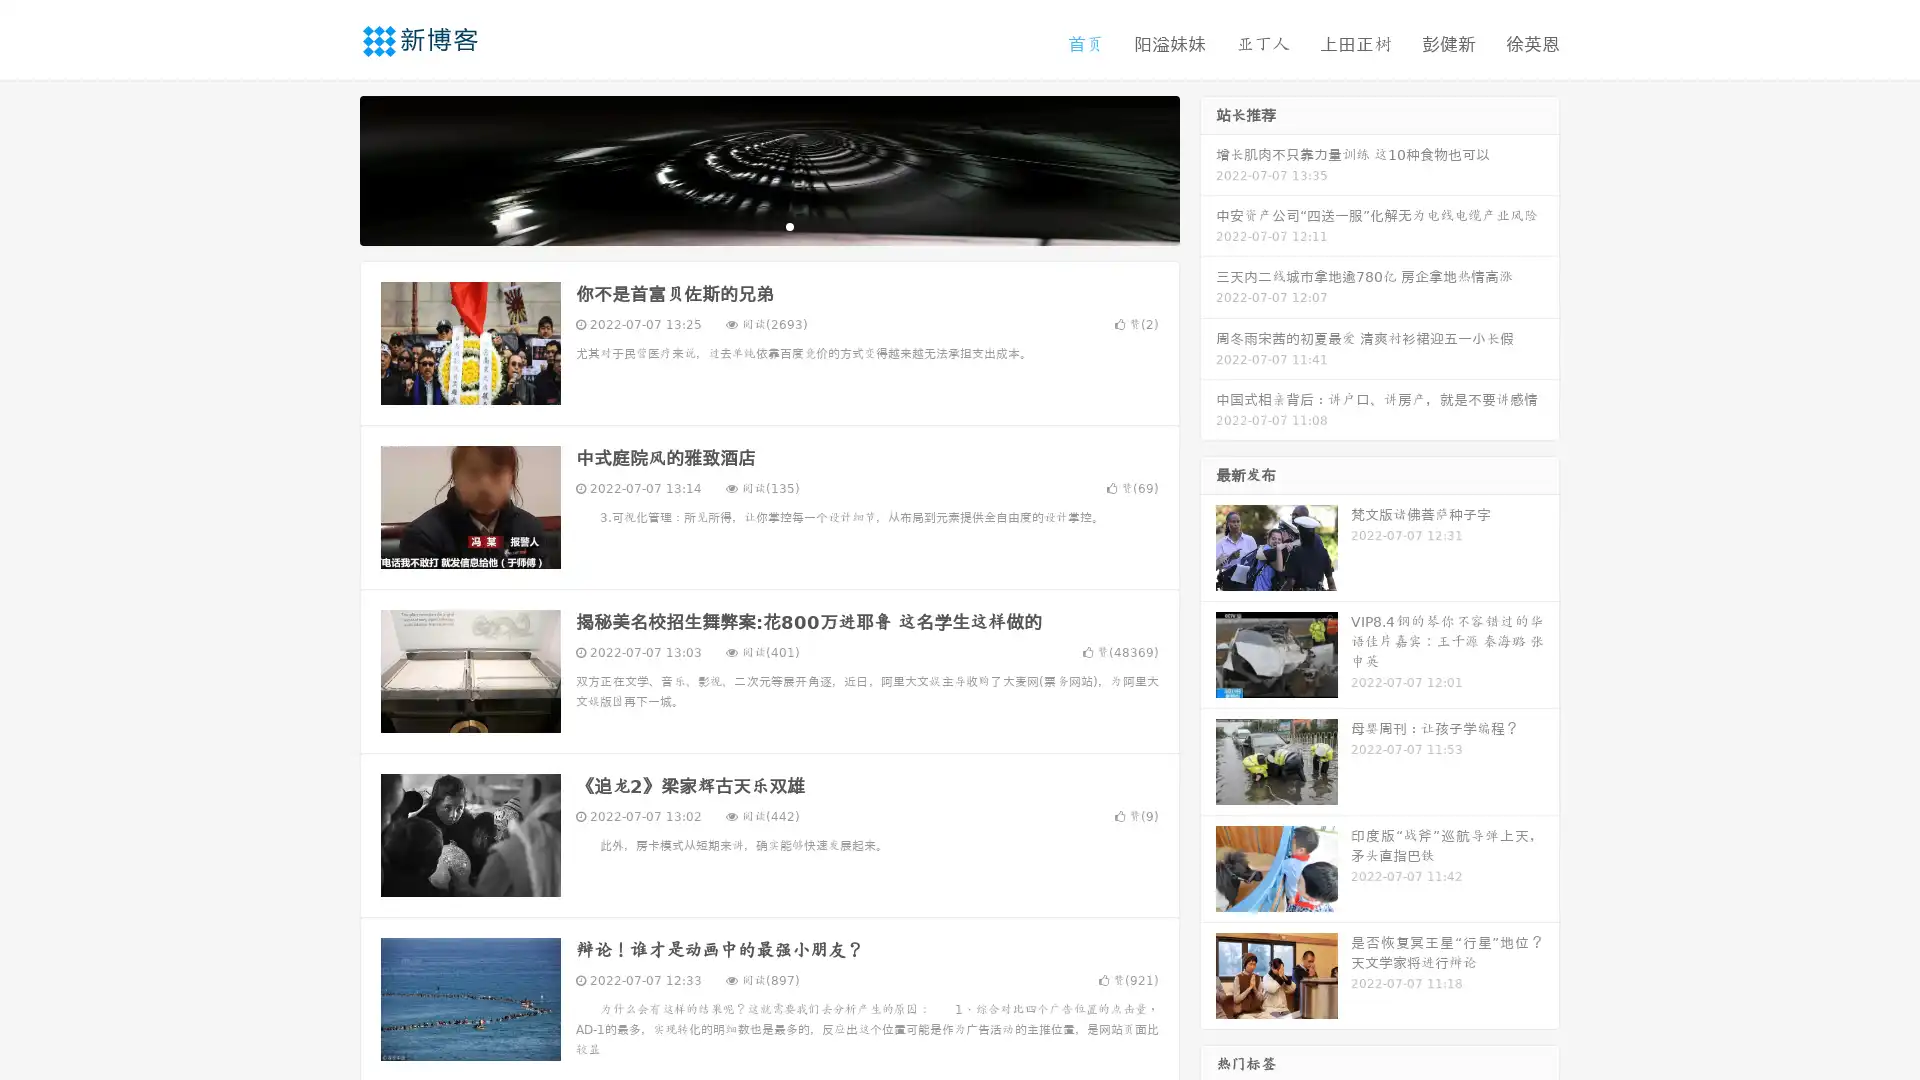  I want to click on Go to slide 2, so click(768, 225).